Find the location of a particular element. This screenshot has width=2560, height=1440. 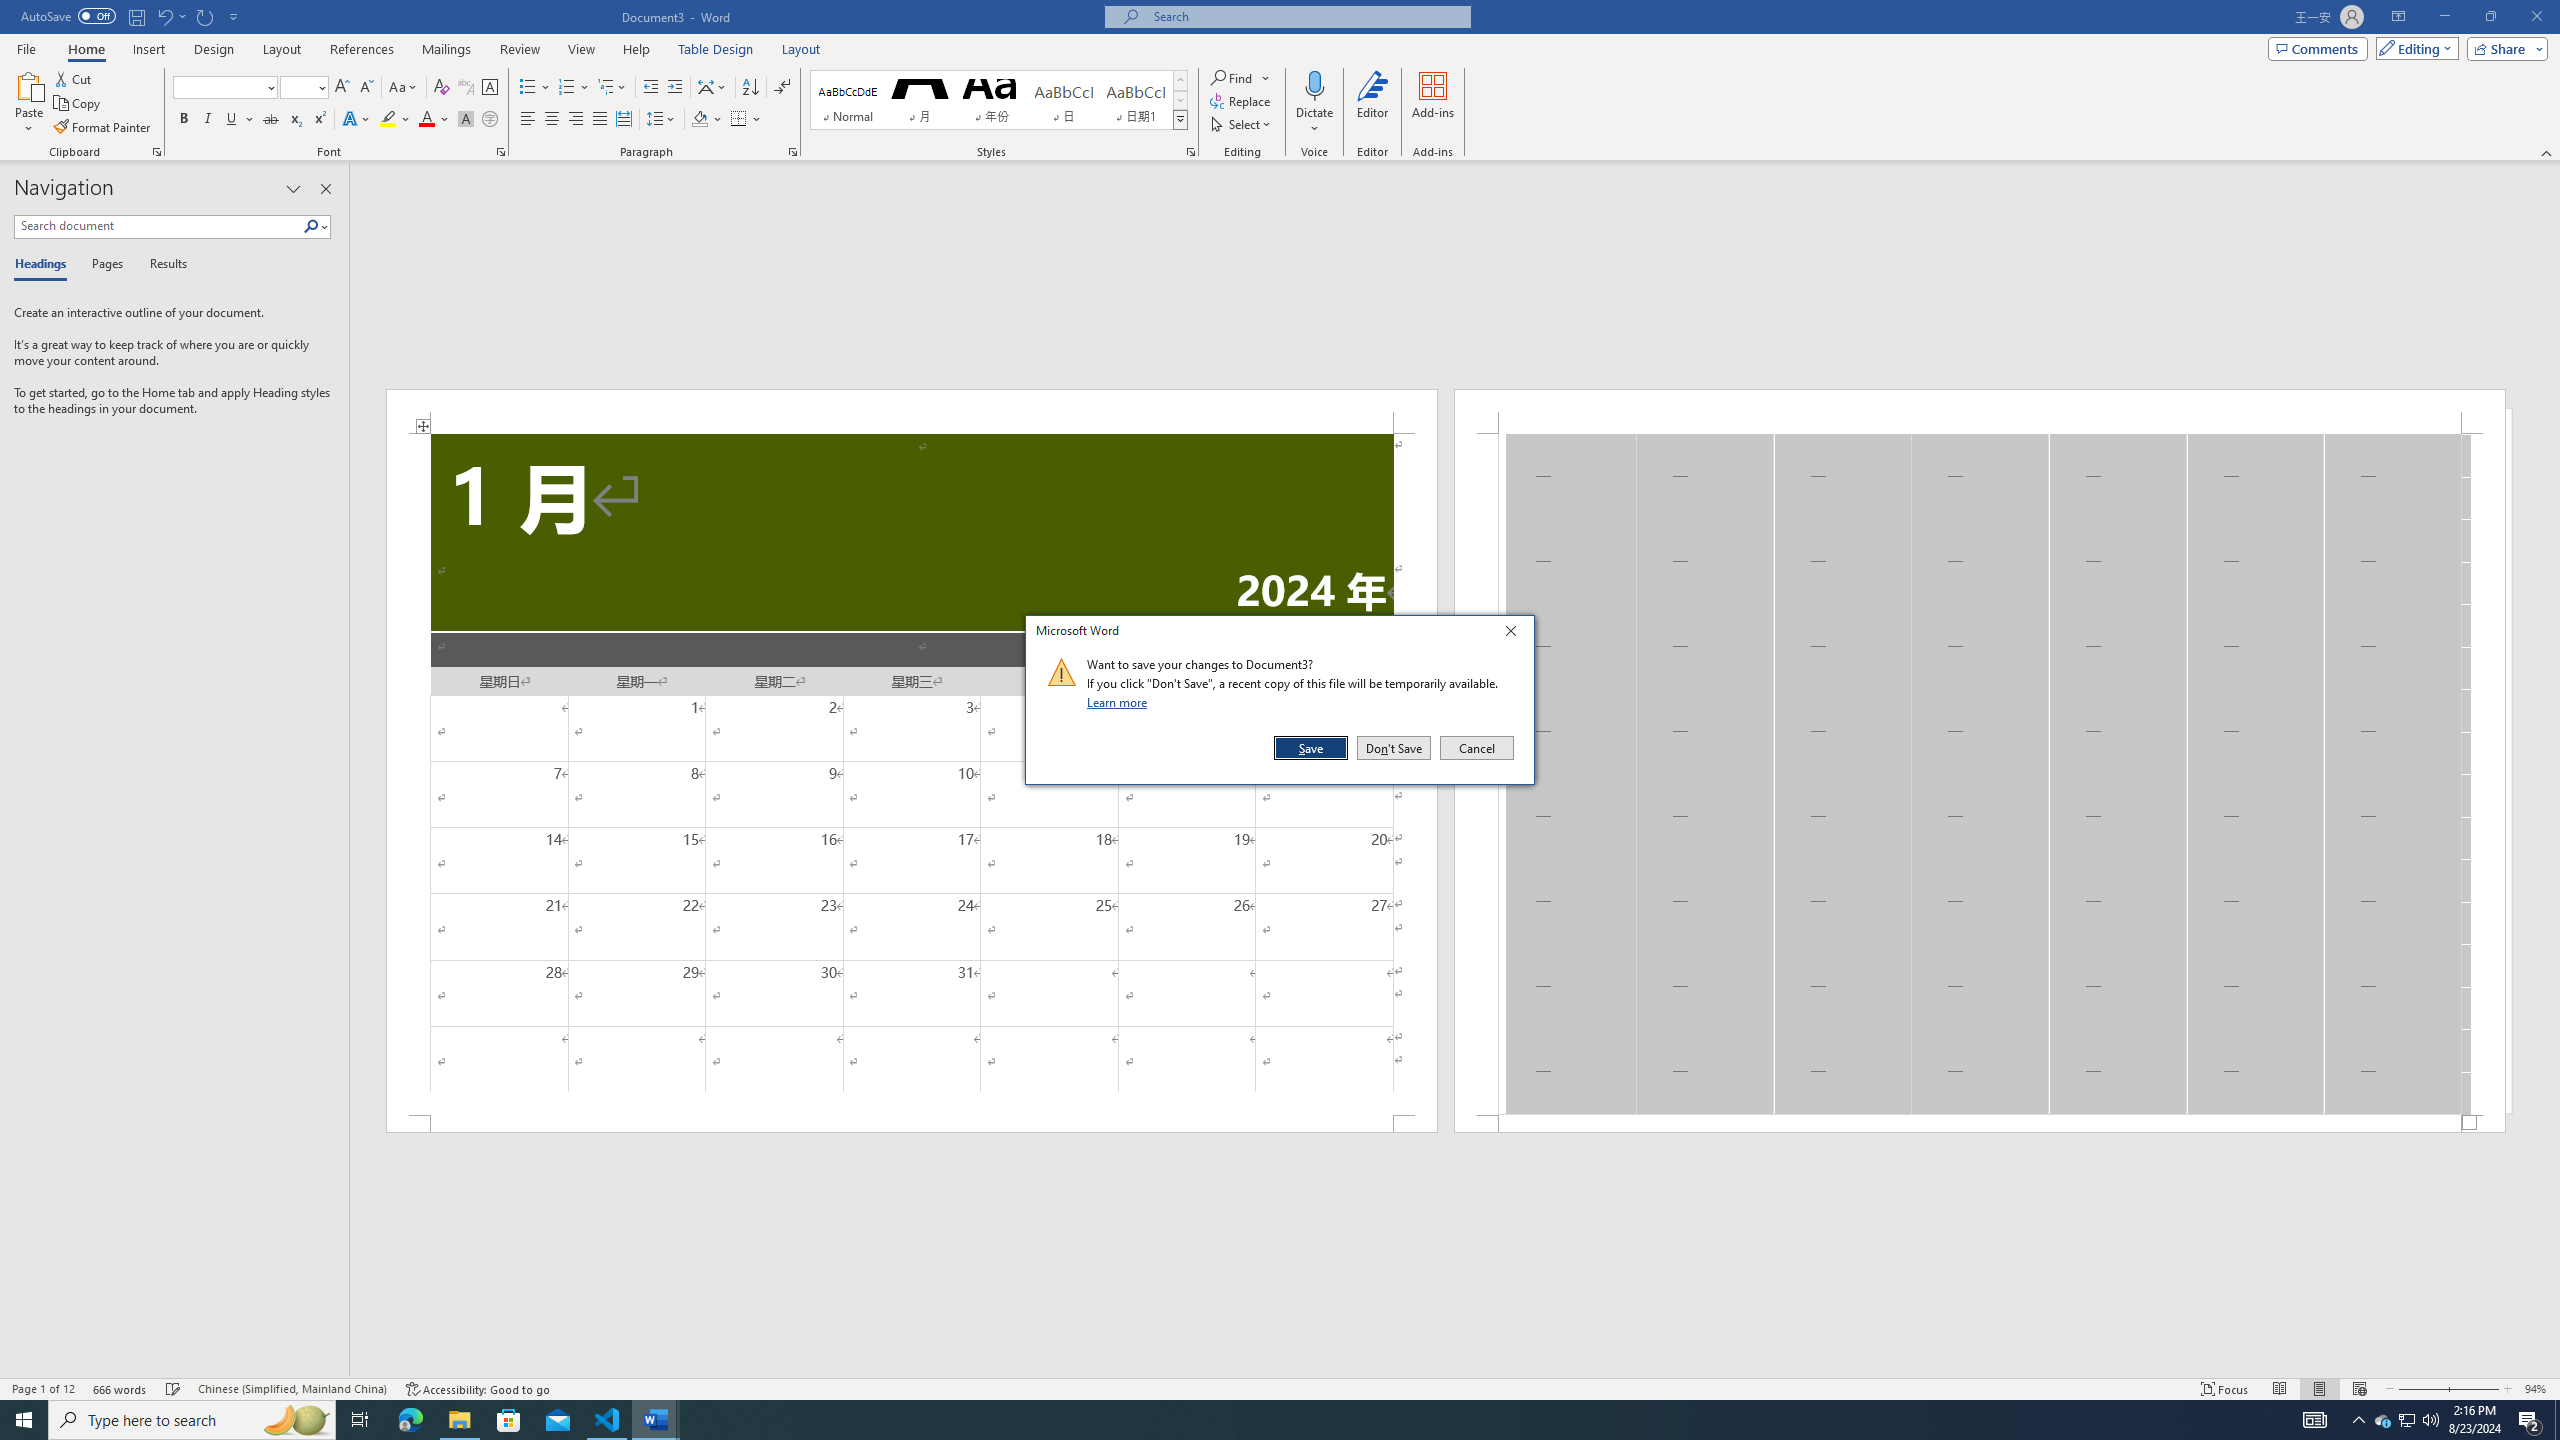

'Undo Apply Quick Style' is located at coordinates (163, 15).